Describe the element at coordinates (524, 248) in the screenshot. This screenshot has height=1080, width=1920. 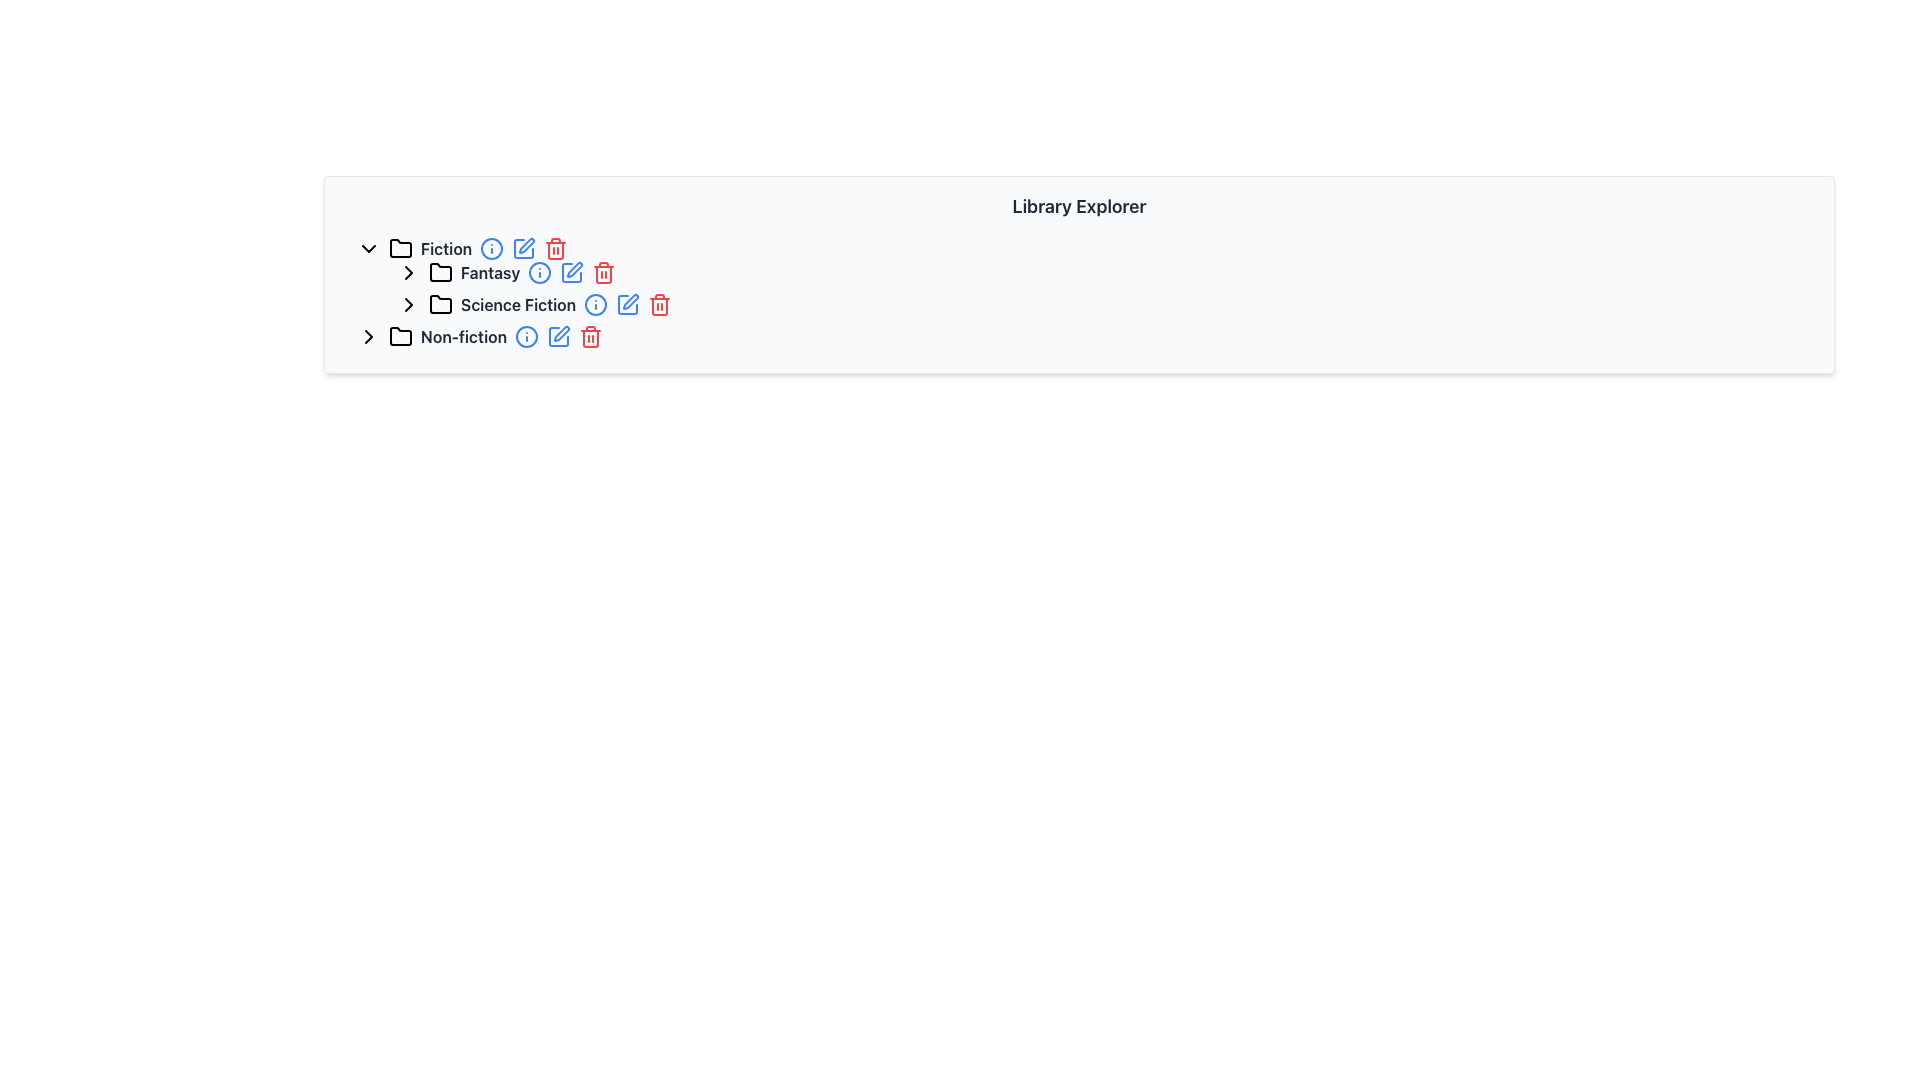
I see `the edit icon button with a pen symbol located next to the 'Fiction' folder to initiate editing` at that location.